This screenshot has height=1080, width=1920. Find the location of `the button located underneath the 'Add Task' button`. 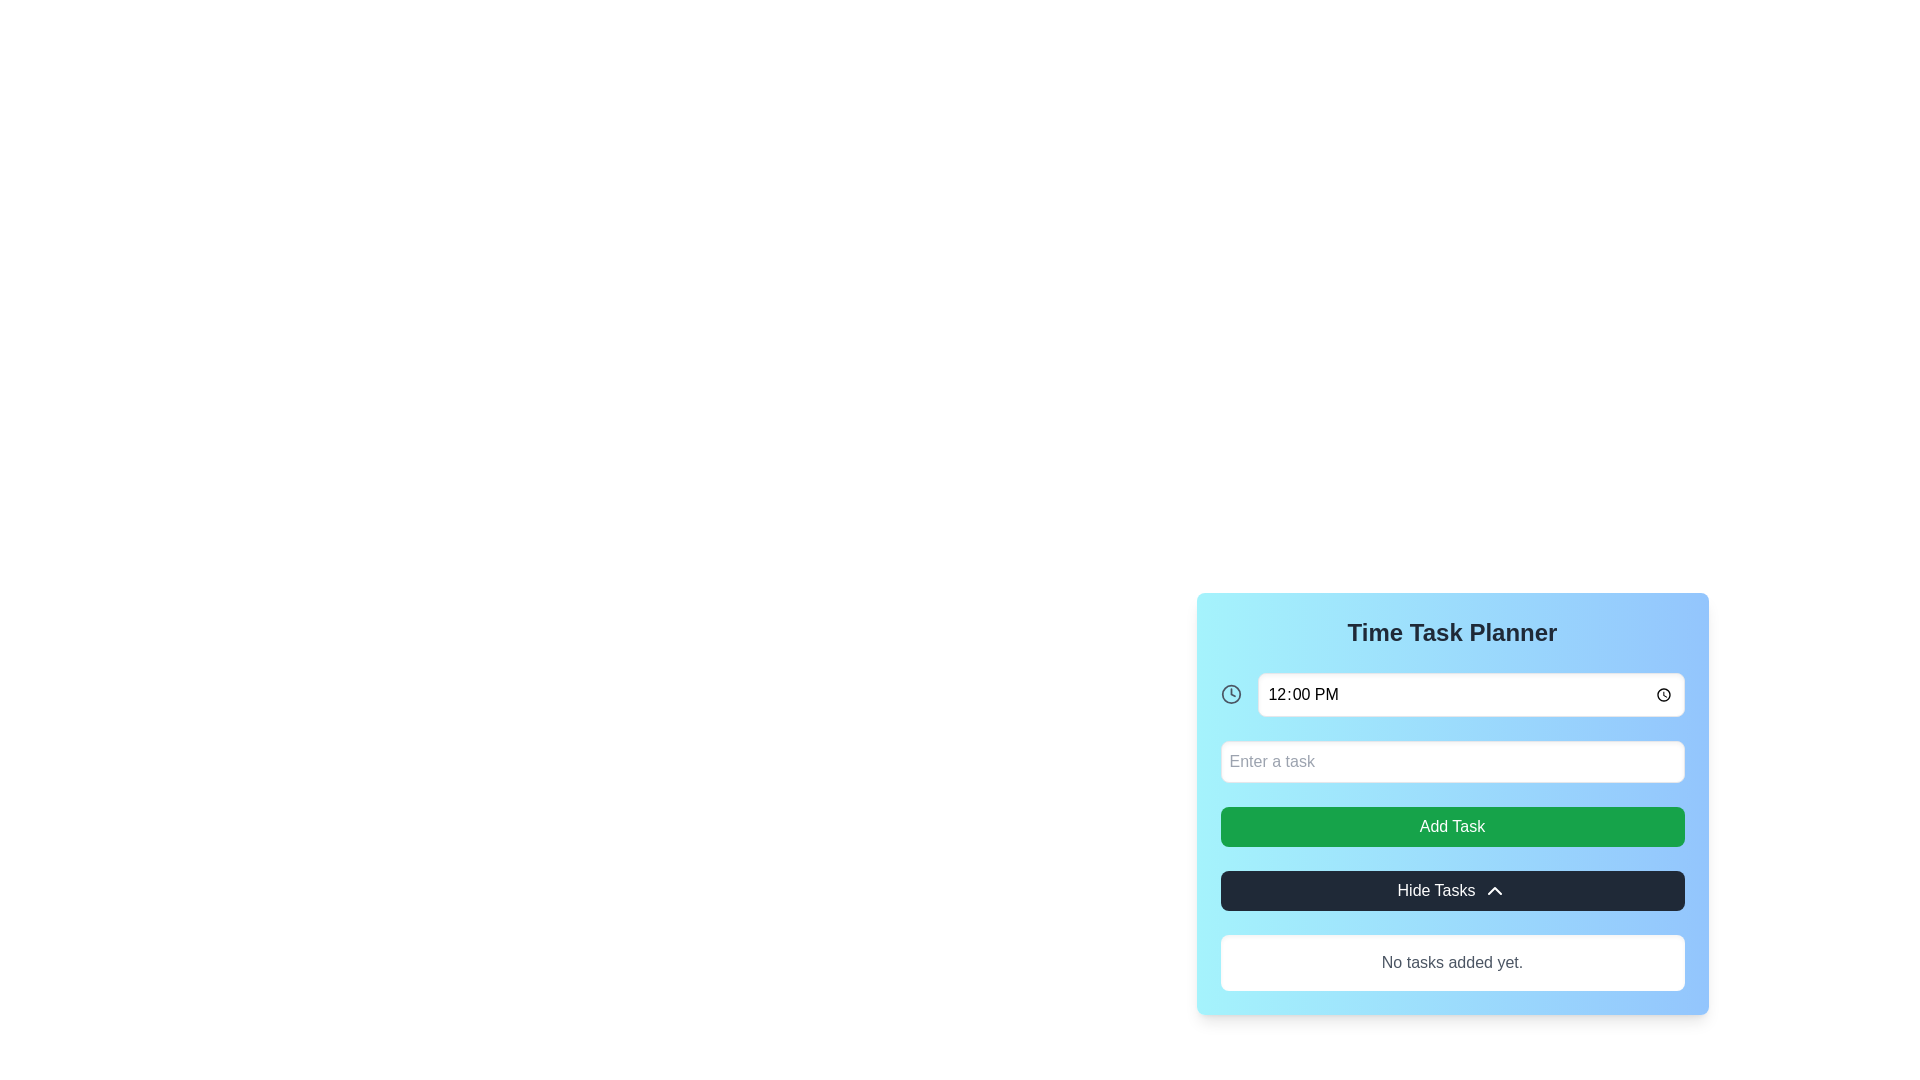

the button located underneath the 'Add Task' button is located at coordinates (1452, 890).